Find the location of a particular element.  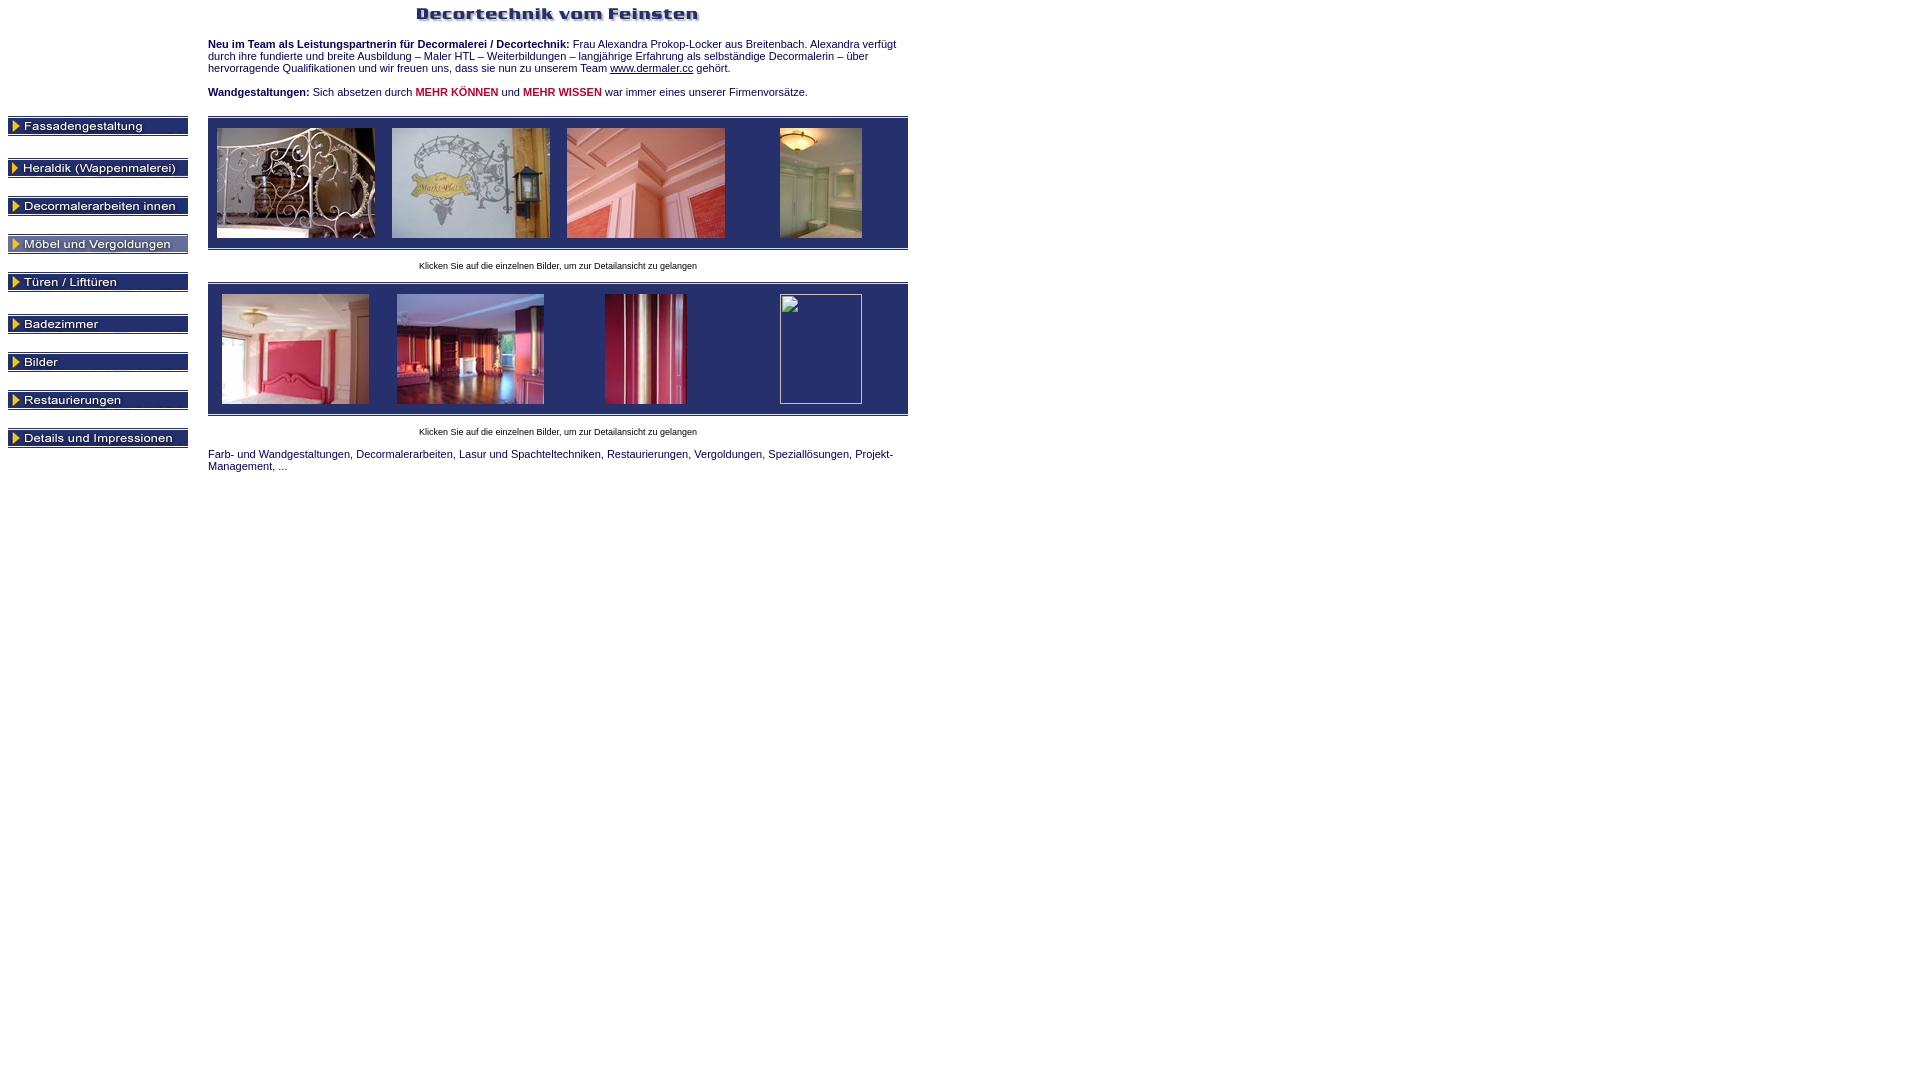

'www.dermaler.cc' is located at coordinates (651, 67).